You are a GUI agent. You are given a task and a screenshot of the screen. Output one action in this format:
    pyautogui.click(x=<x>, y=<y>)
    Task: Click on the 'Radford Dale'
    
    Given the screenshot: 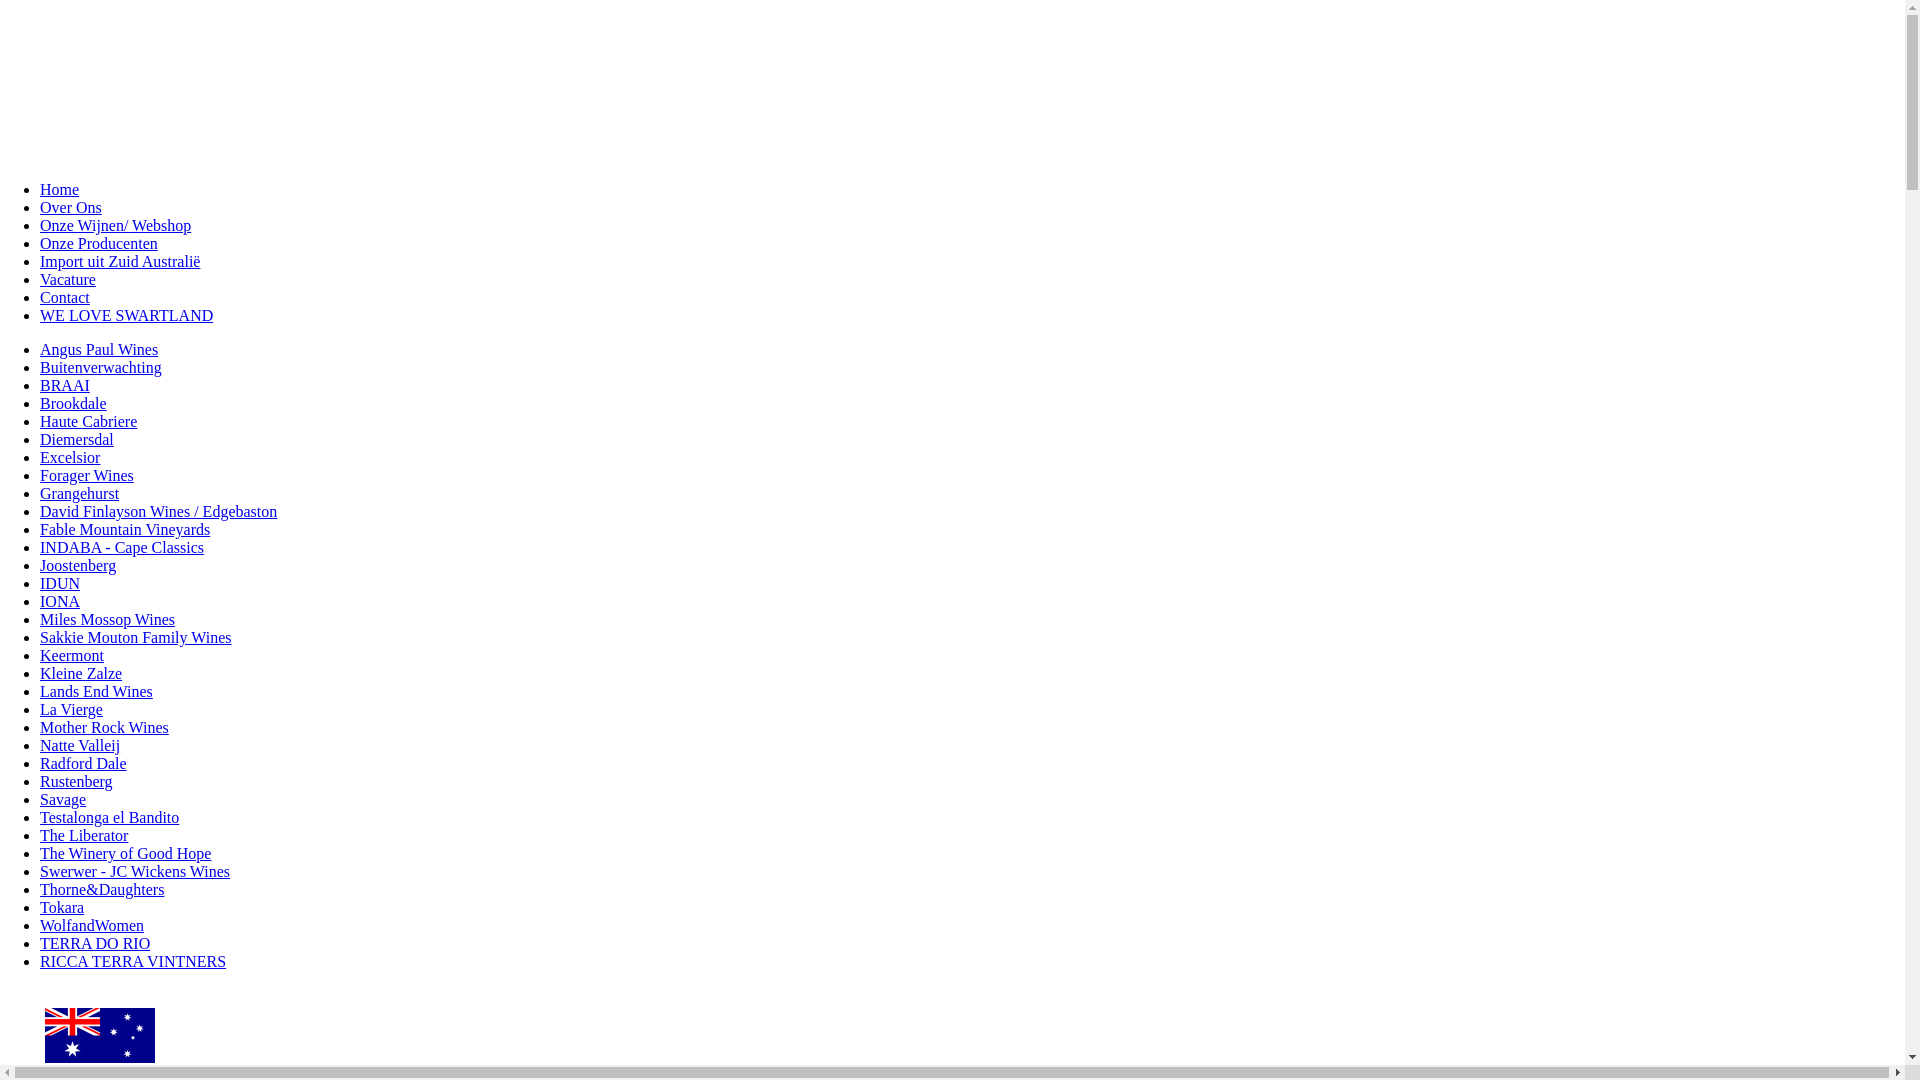 What is the action you would take?
    pyautogui.click(x=82, y=763)
    